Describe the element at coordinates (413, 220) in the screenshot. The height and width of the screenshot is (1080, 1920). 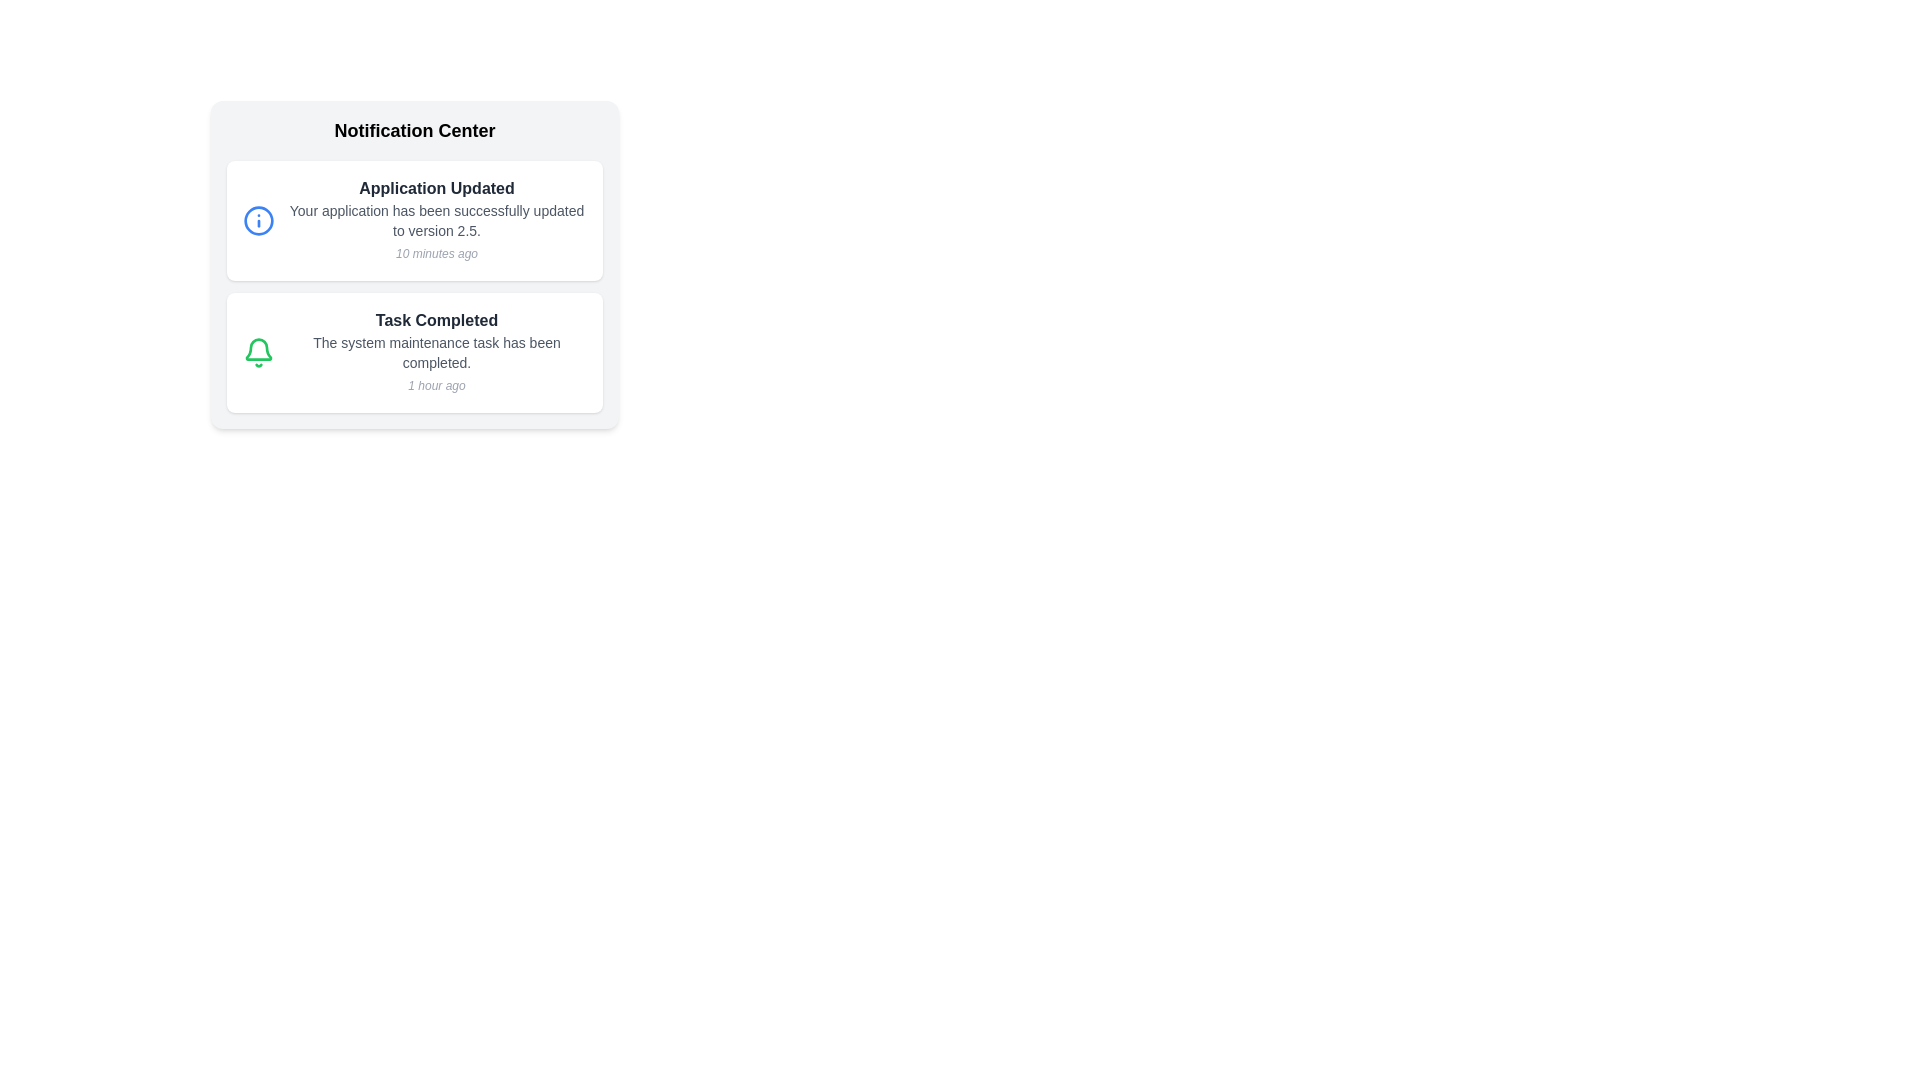
I see `the Notification card titled 'Application Updated', which is the top notification item in the Notification Center` at that location.